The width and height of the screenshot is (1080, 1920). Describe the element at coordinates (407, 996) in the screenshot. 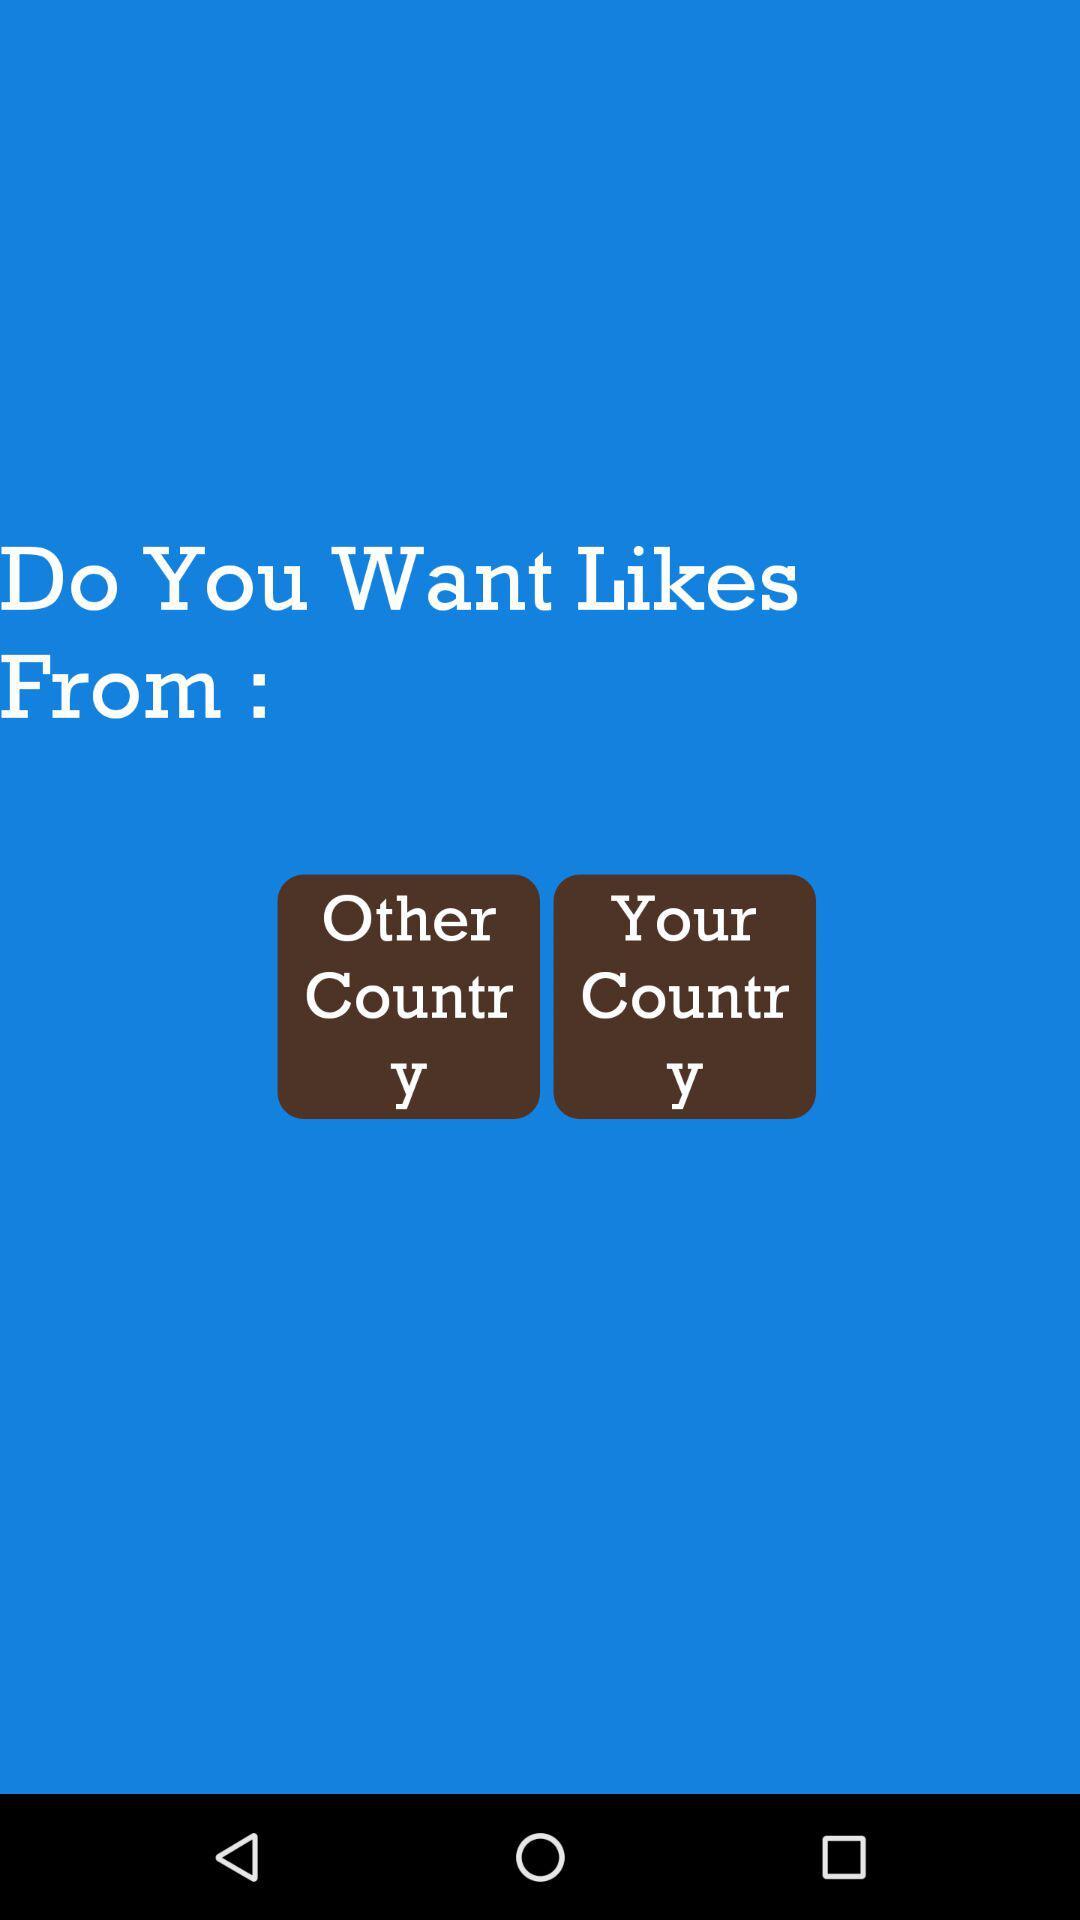

I see `the icon below do you want item` at that location.